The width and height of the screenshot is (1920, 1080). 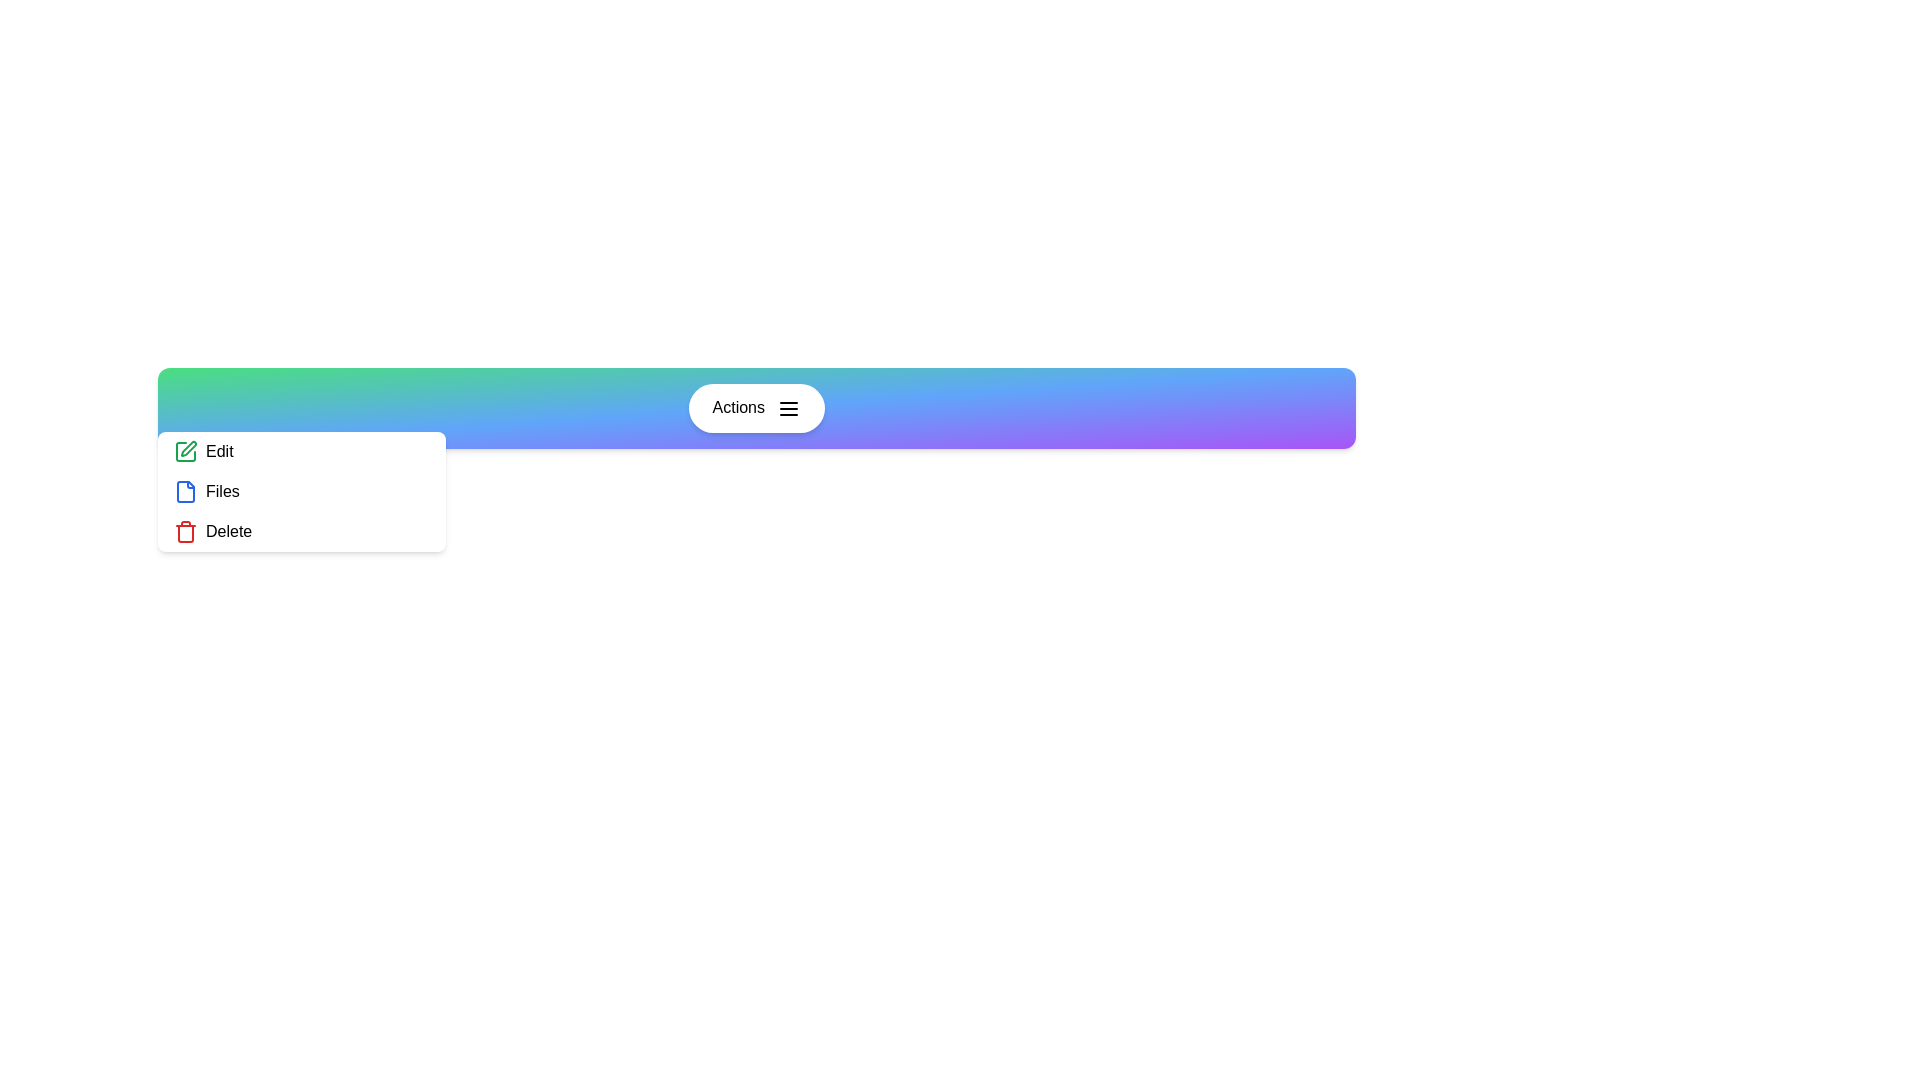 I want to click on the 'Actions' button to toggle the menu visibility, so click(x=756, y=407).